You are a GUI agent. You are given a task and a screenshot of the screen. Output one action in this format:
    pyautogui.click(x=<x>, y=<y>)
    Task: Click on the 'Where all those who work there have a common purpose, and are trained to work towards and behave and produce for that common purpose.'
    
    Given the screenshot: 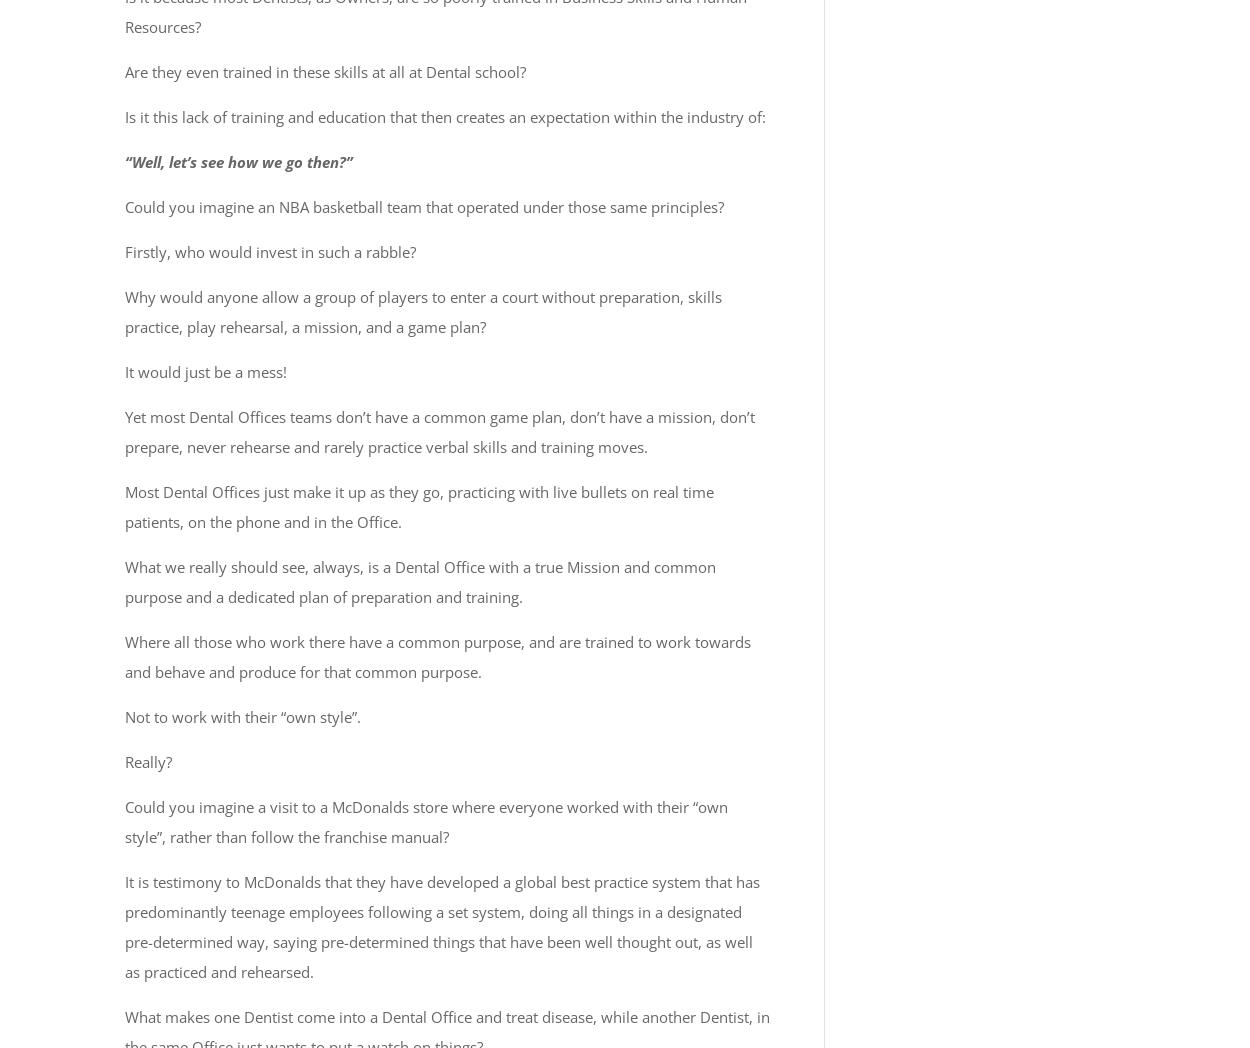 What is the action you would take?
    pyautogui.click(x=438, y=656)
    